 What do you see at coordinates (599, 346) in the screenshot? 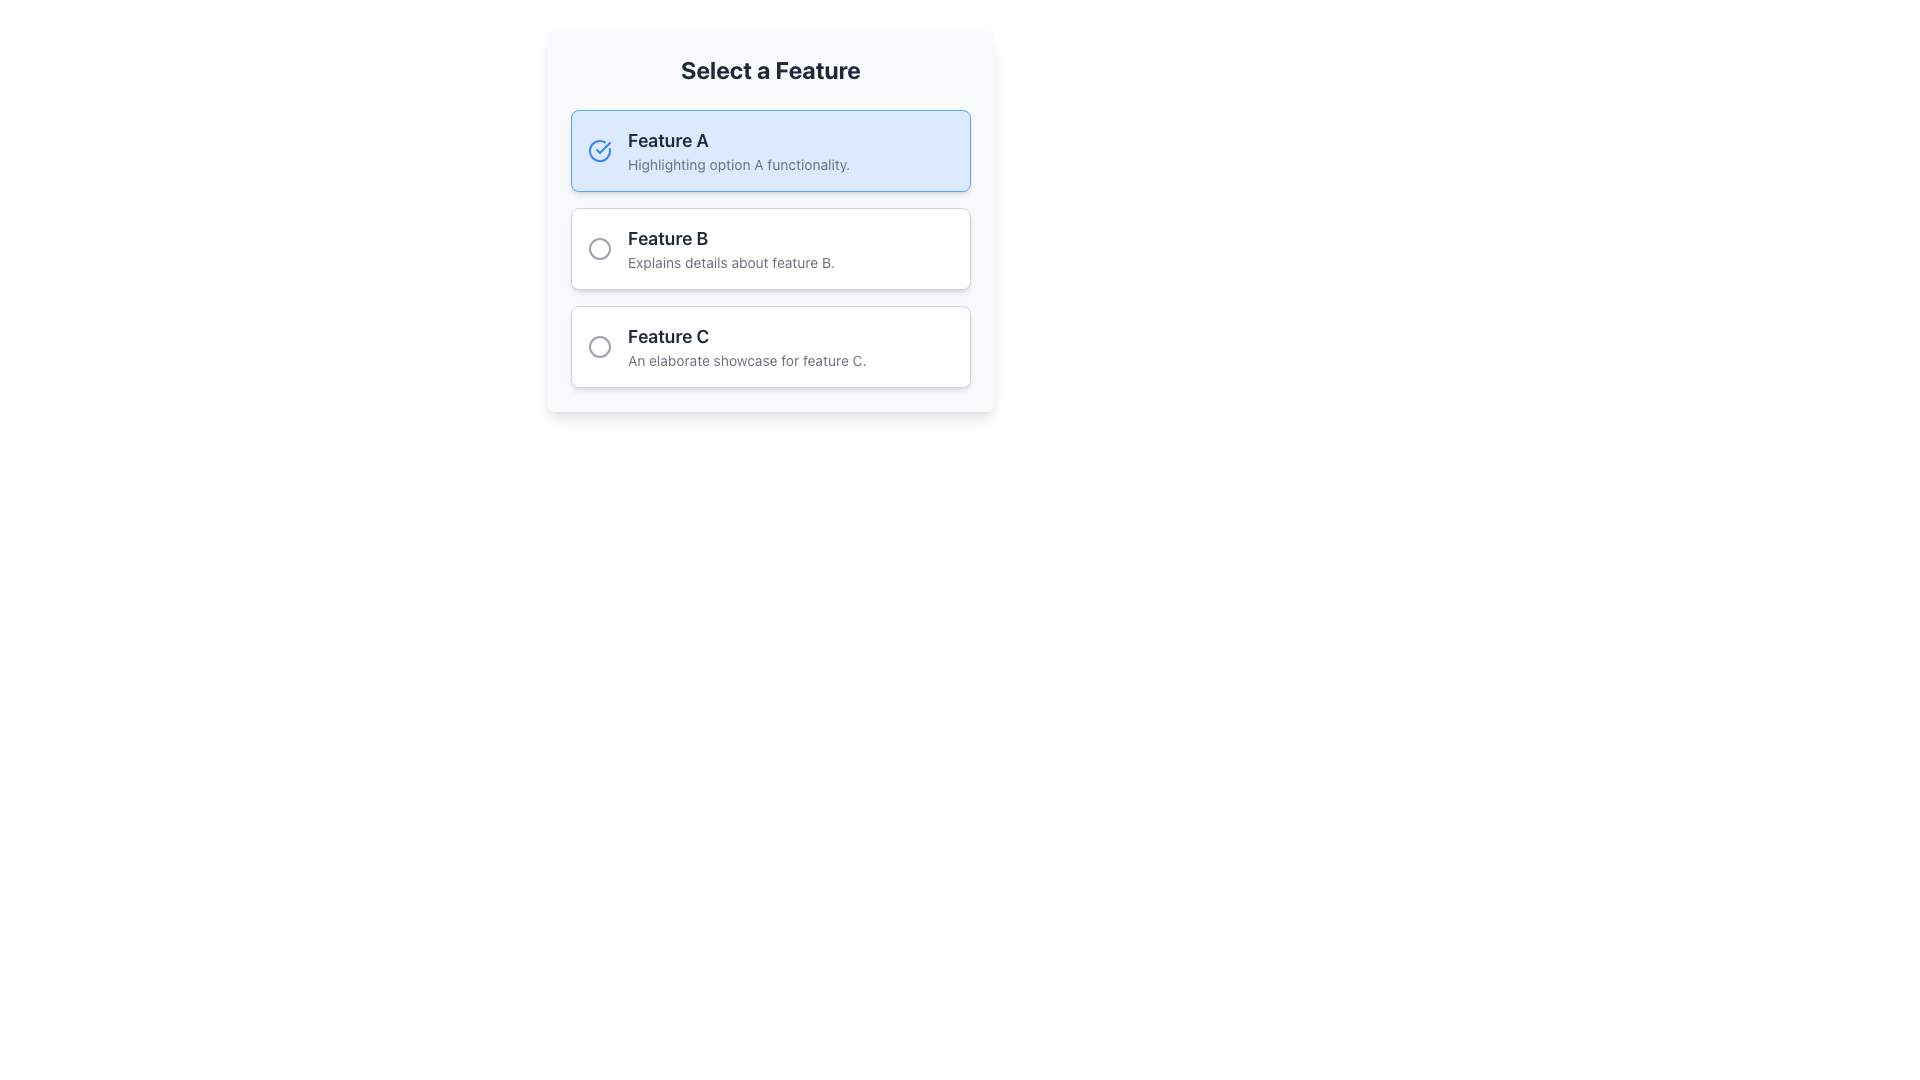
I see `the circular marker adjacent to the text labeled 'Feature C'` at bounding box center [599, 346].